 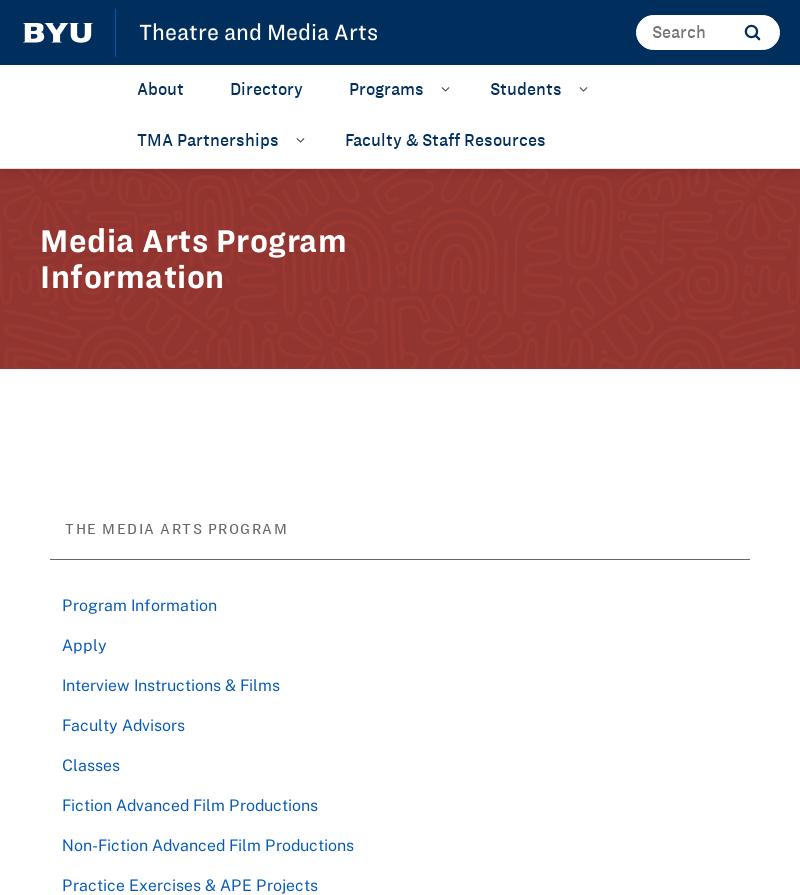 What do you see at coordinates (137, 88) in the screenshot?
I see `'About'` at bounding box center [137, 88].